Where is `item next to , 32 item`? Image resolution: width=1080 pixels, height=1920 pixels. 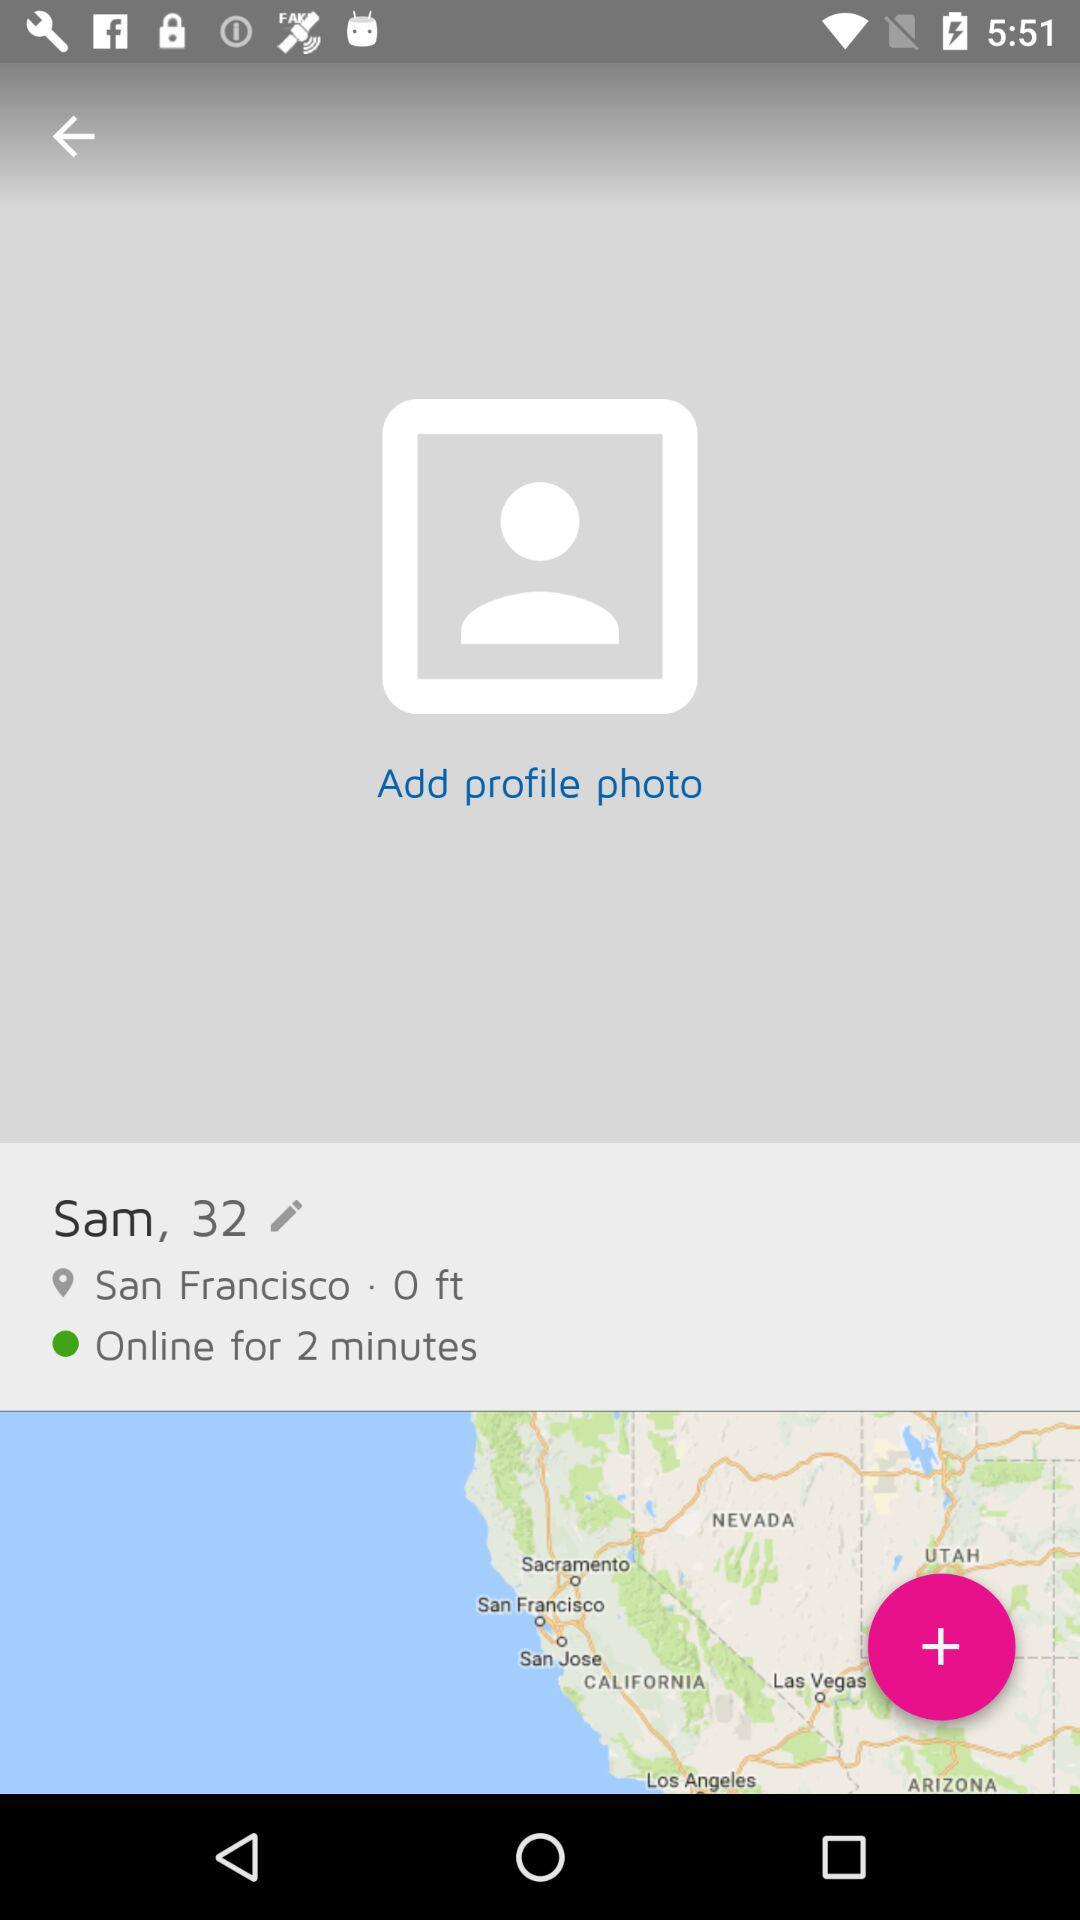
item next to , 32 item is located at coordinates (103, 1215).